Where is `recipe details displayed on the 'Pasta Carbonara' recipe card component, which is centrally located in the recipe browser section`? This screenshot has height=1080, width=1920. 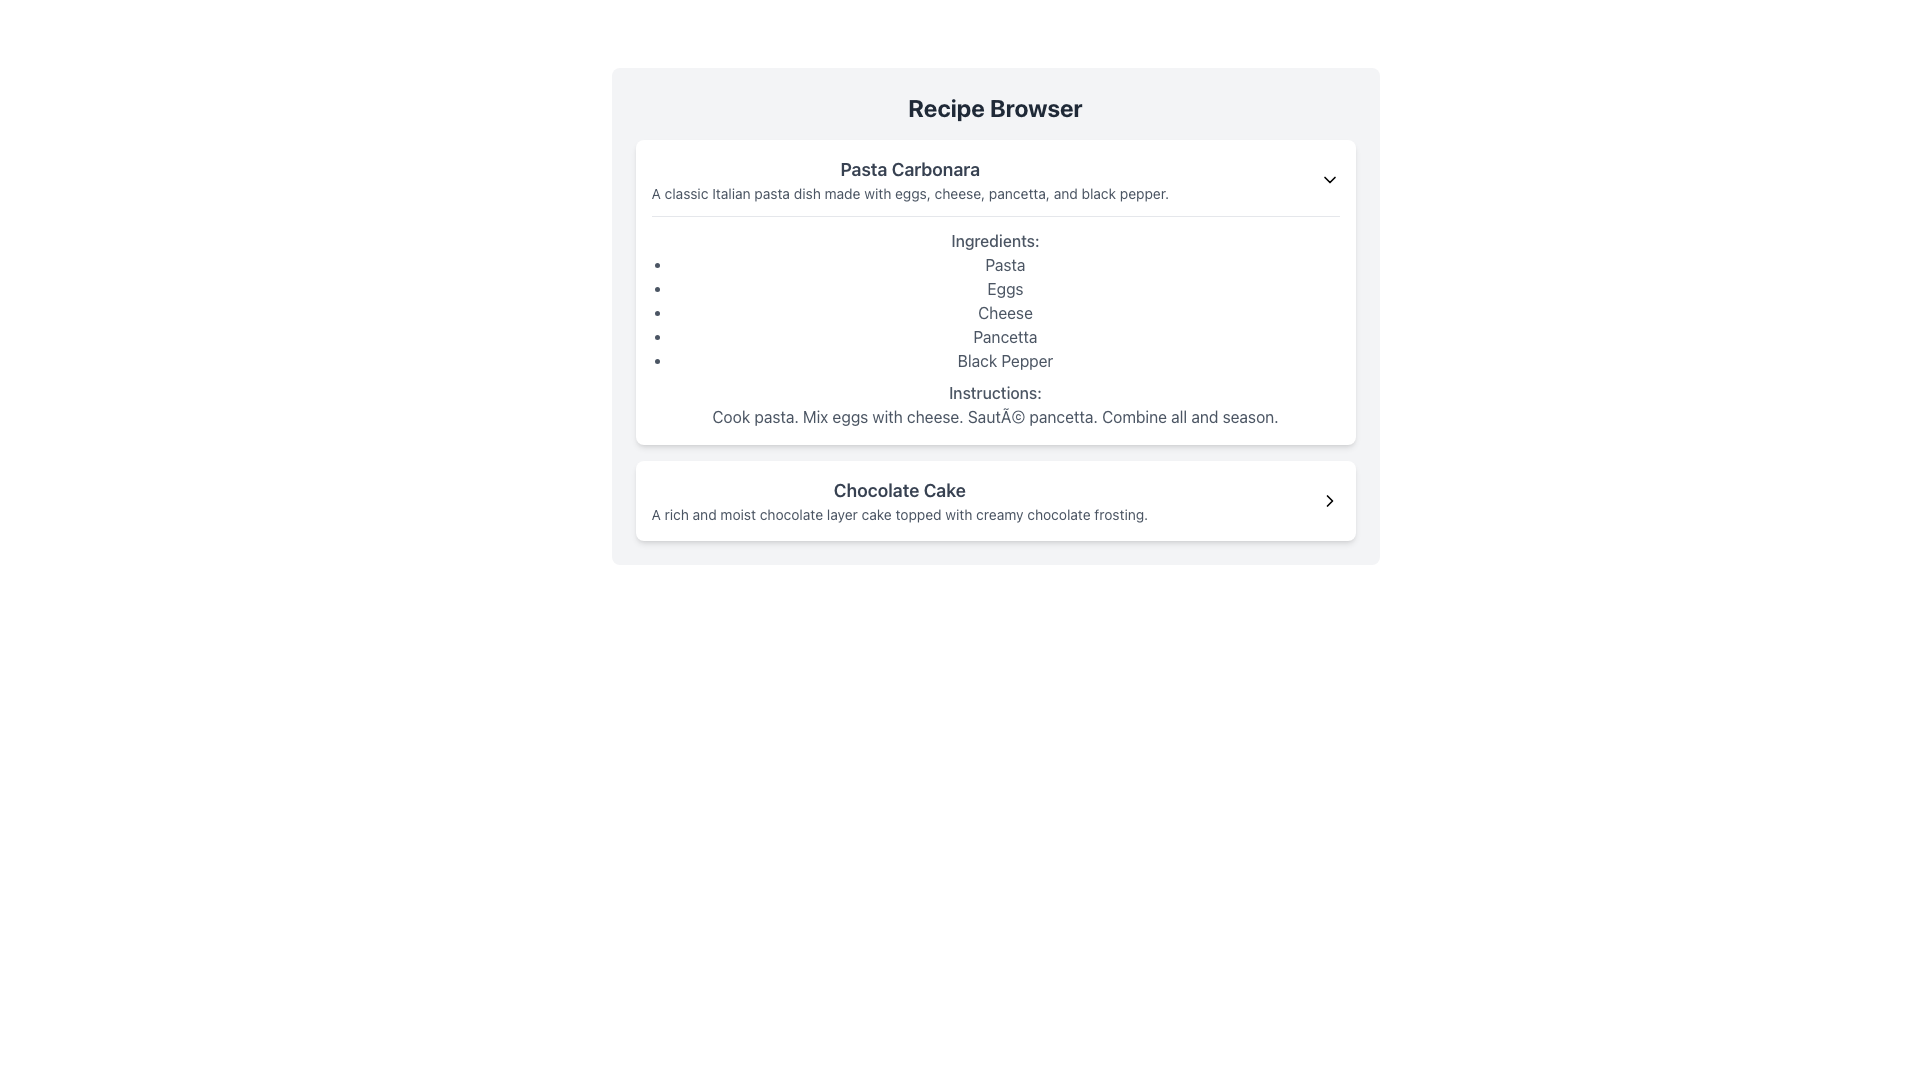
recipe details displayed on the 'Pasta Carbonara' recipe card component, which is centrally located in the recipe browser section is located at coordinates (995, 339).